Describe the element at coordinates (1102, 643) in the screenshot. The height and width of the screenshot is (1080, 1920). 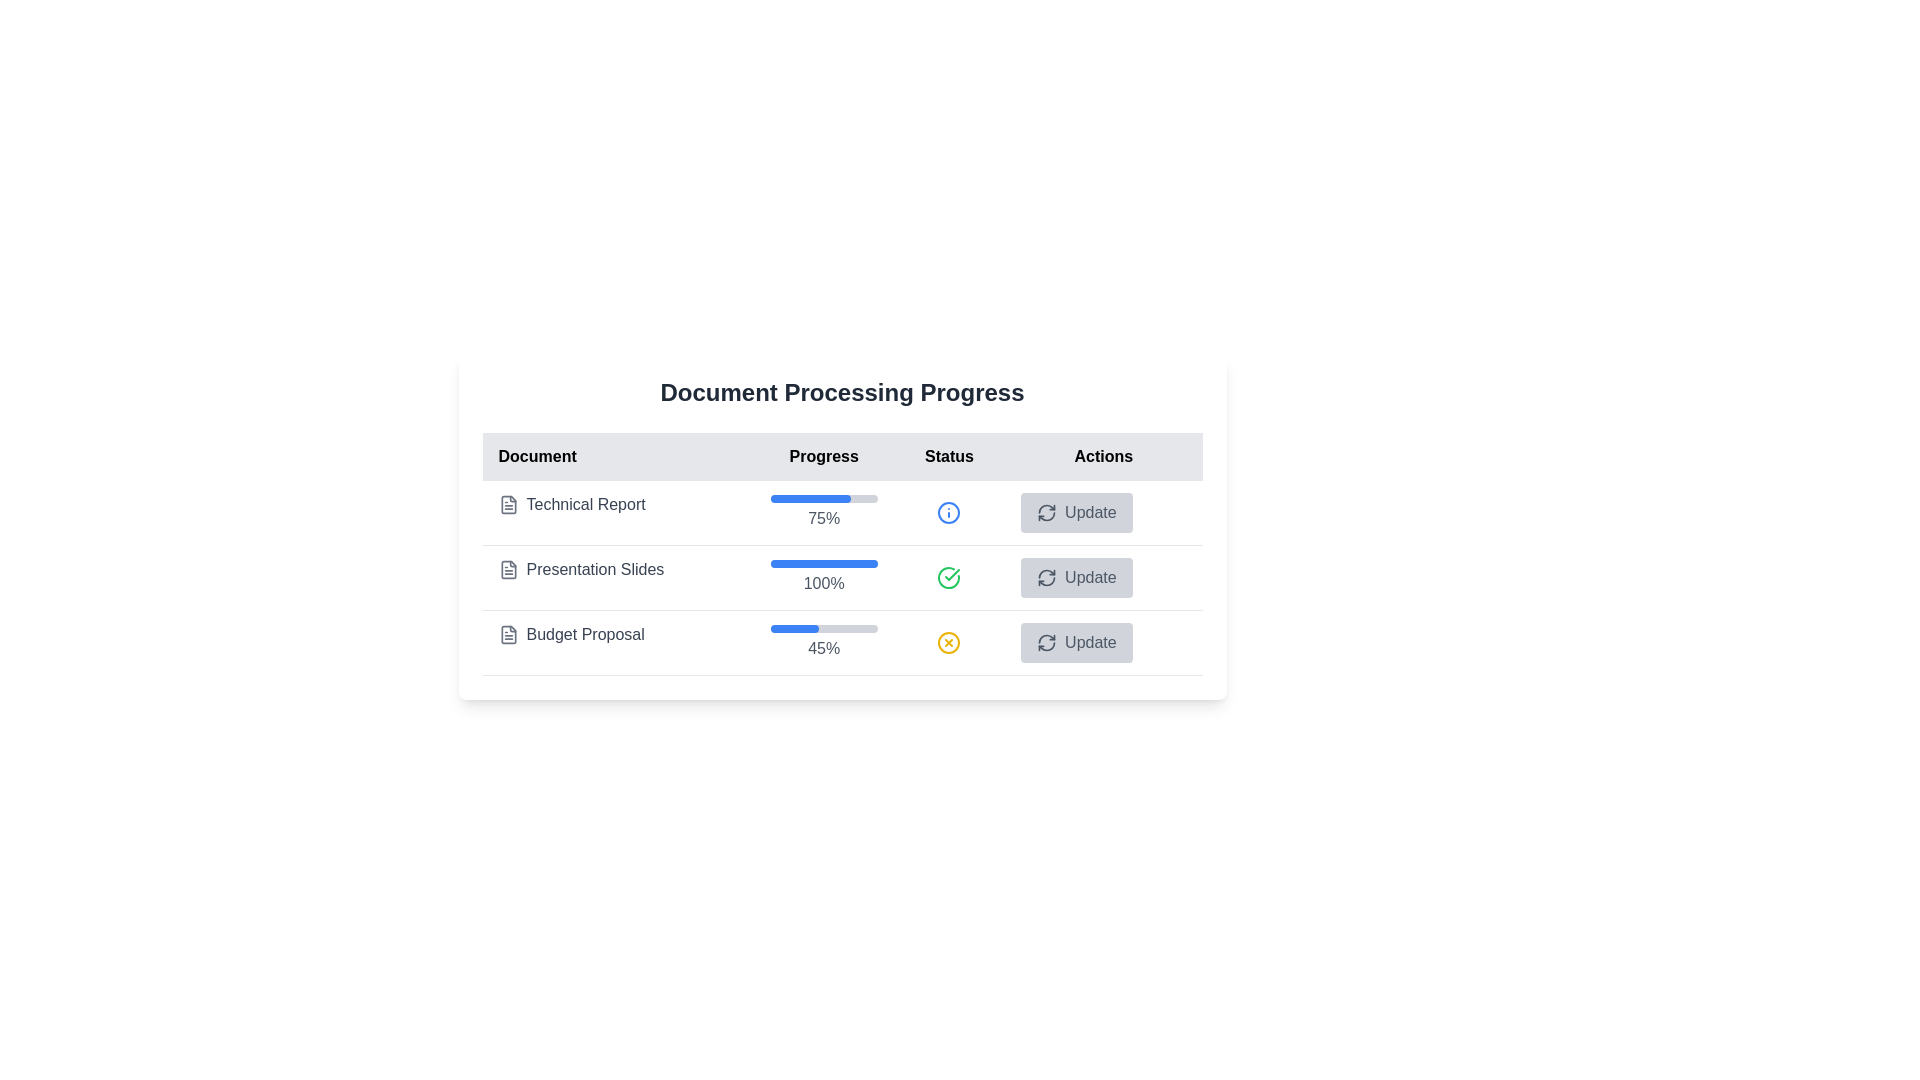
I see `the 'Update' button in the 'Actions' column of the third row for the document labeled 'Budget Proposal', which is styled in light gray with a refresh icon` at that location.